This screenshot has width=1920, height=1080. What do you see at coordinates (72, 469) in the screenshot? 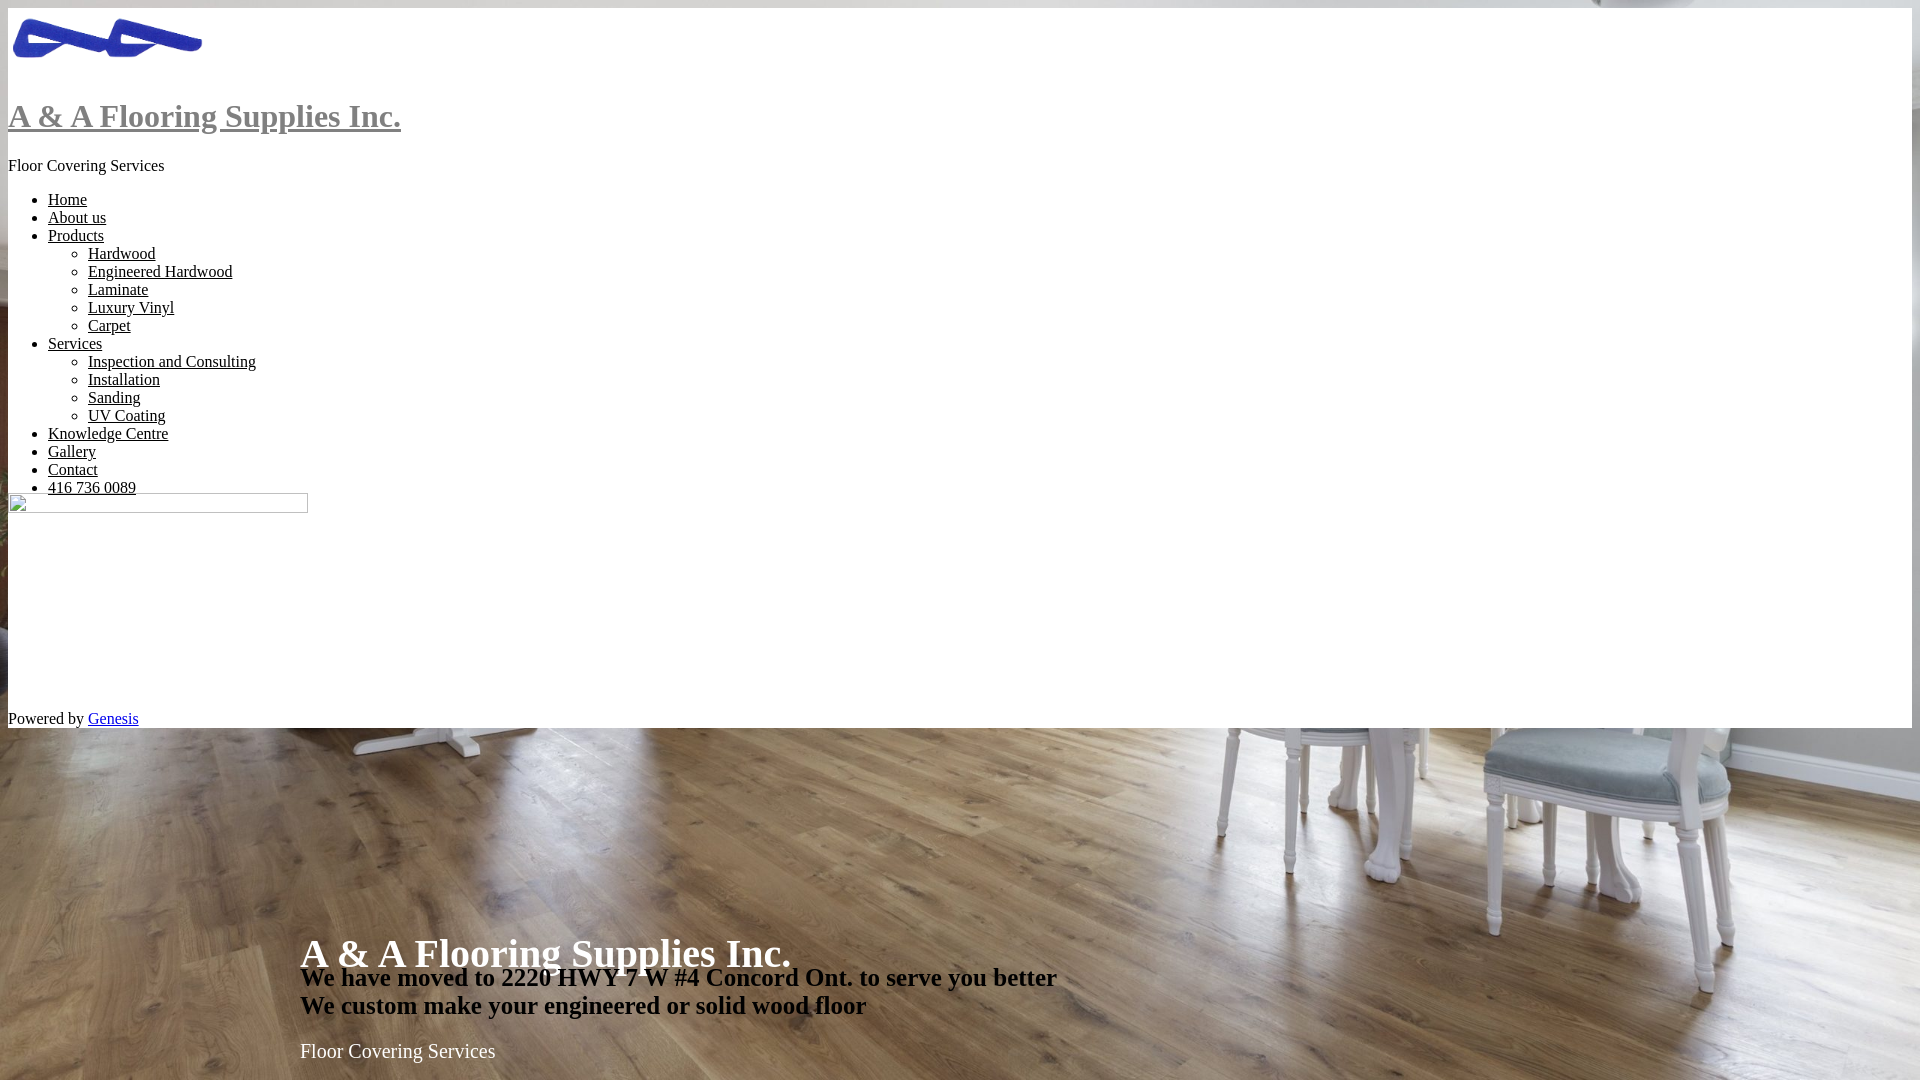
I see `'Contact'` at bounding box center [72, 469].